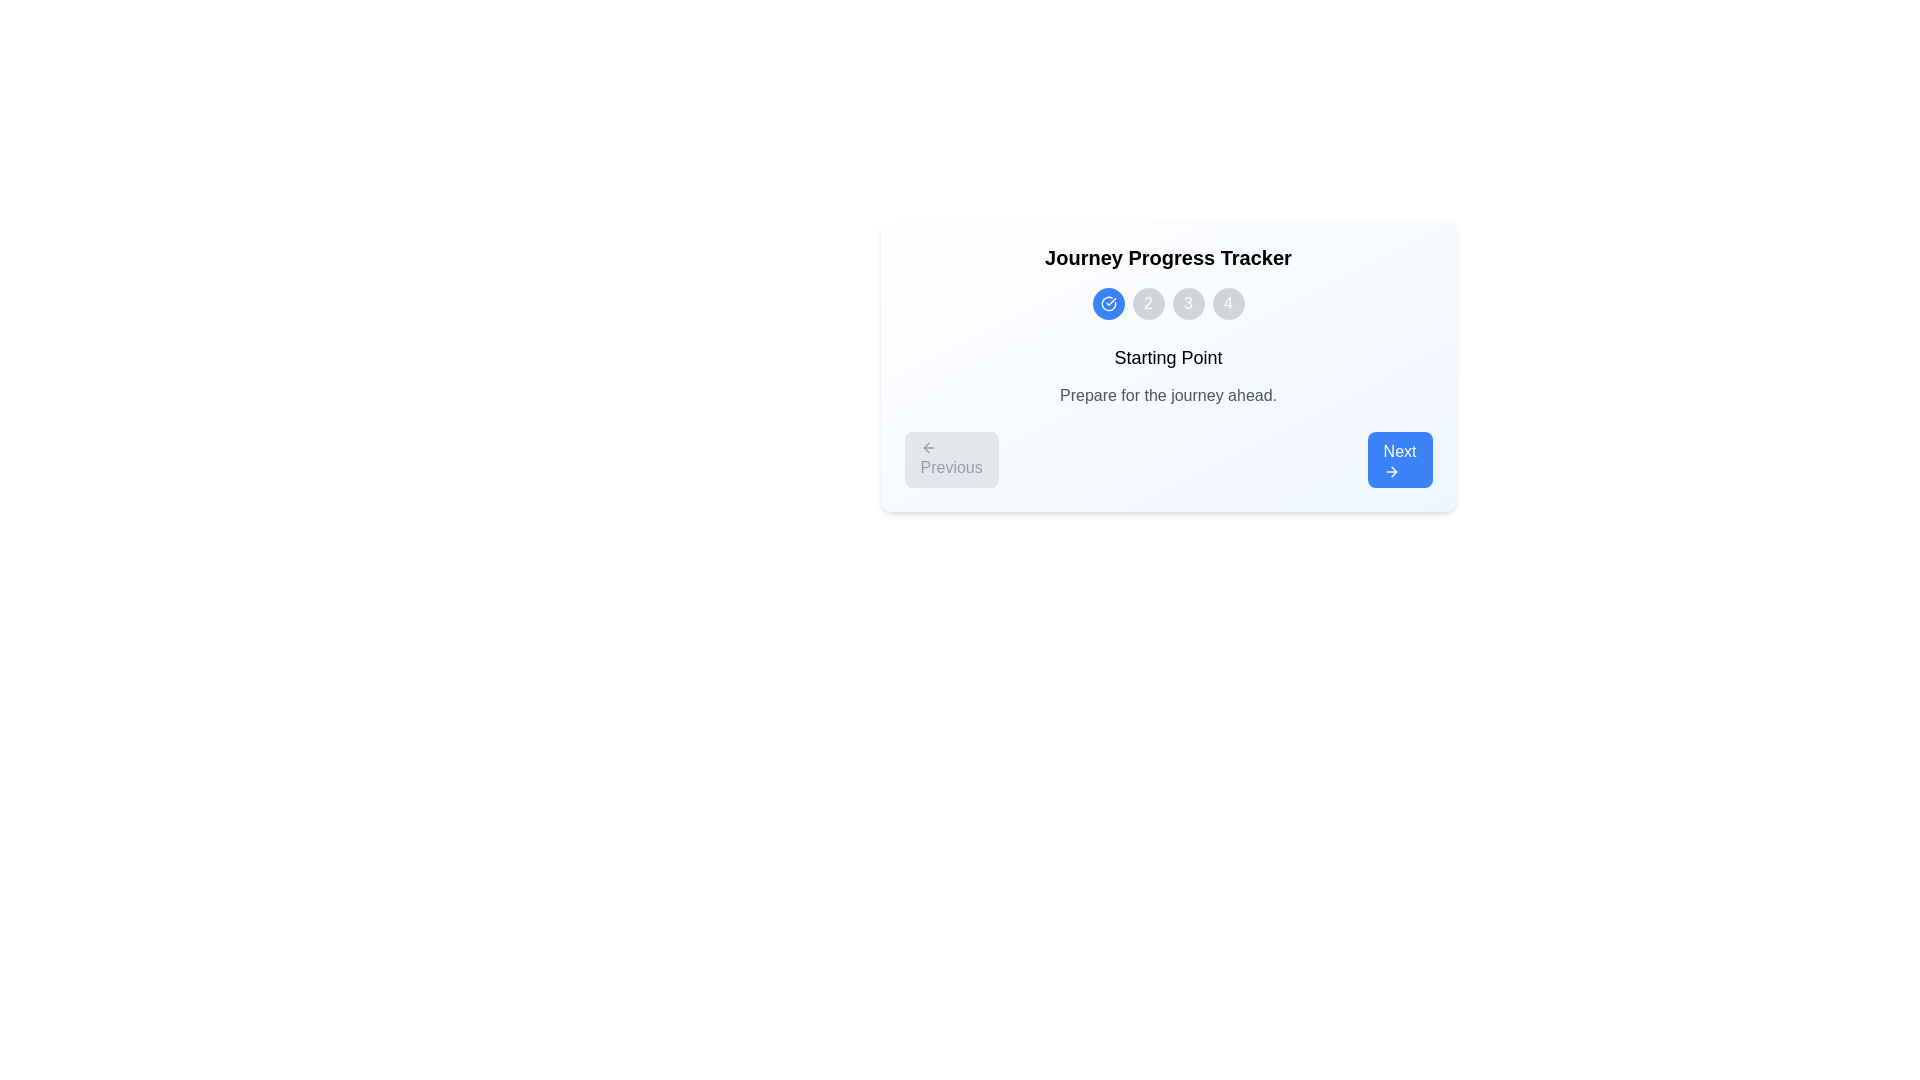  I want to click on the completed status icon of the first step in the progress tracker, which is located to the left of the circular elements labeled '2', '3', and '4', so click(1107, 304).